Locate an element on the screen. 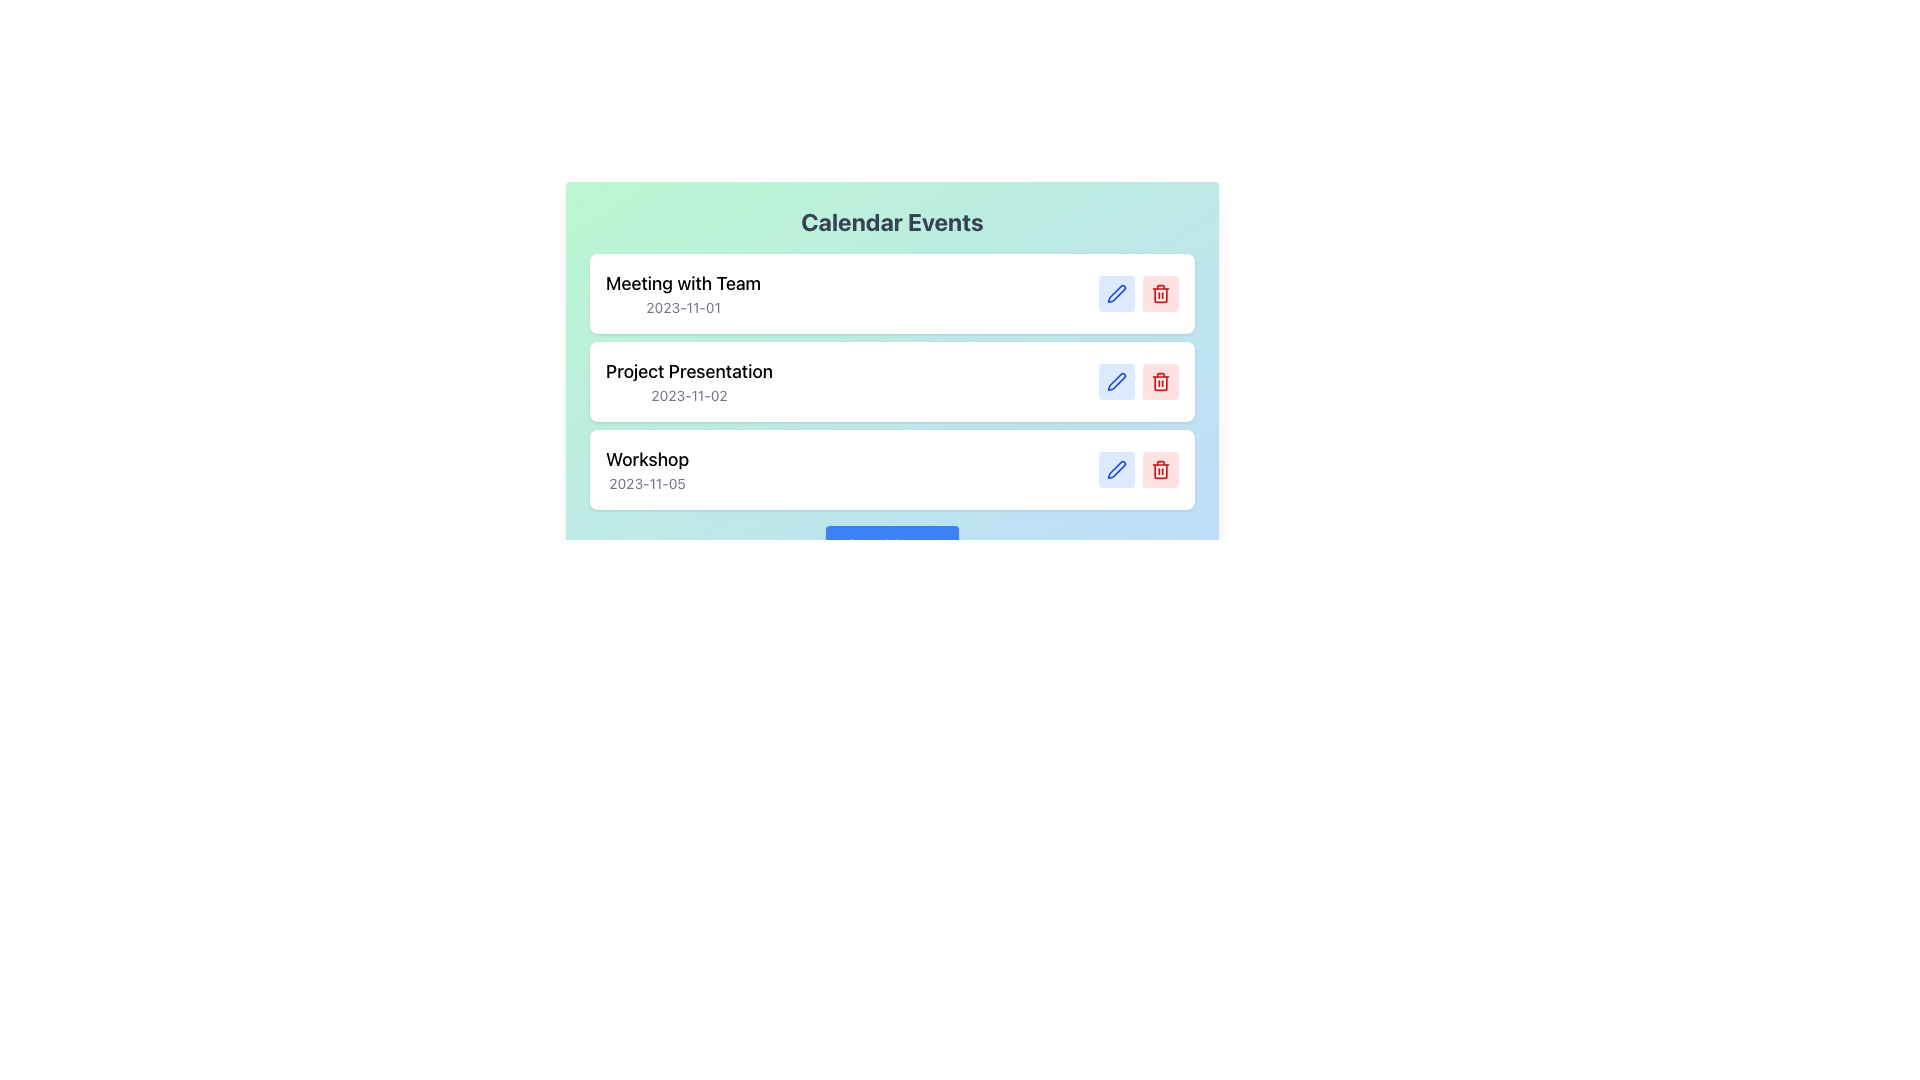 The image size is (1920, 1080). the 'Workshop' label that displays in bold, medium-sized font, positioned to the left of the date '2023-11-05' in the bottom-most event block is located at coordinates (647, 459).